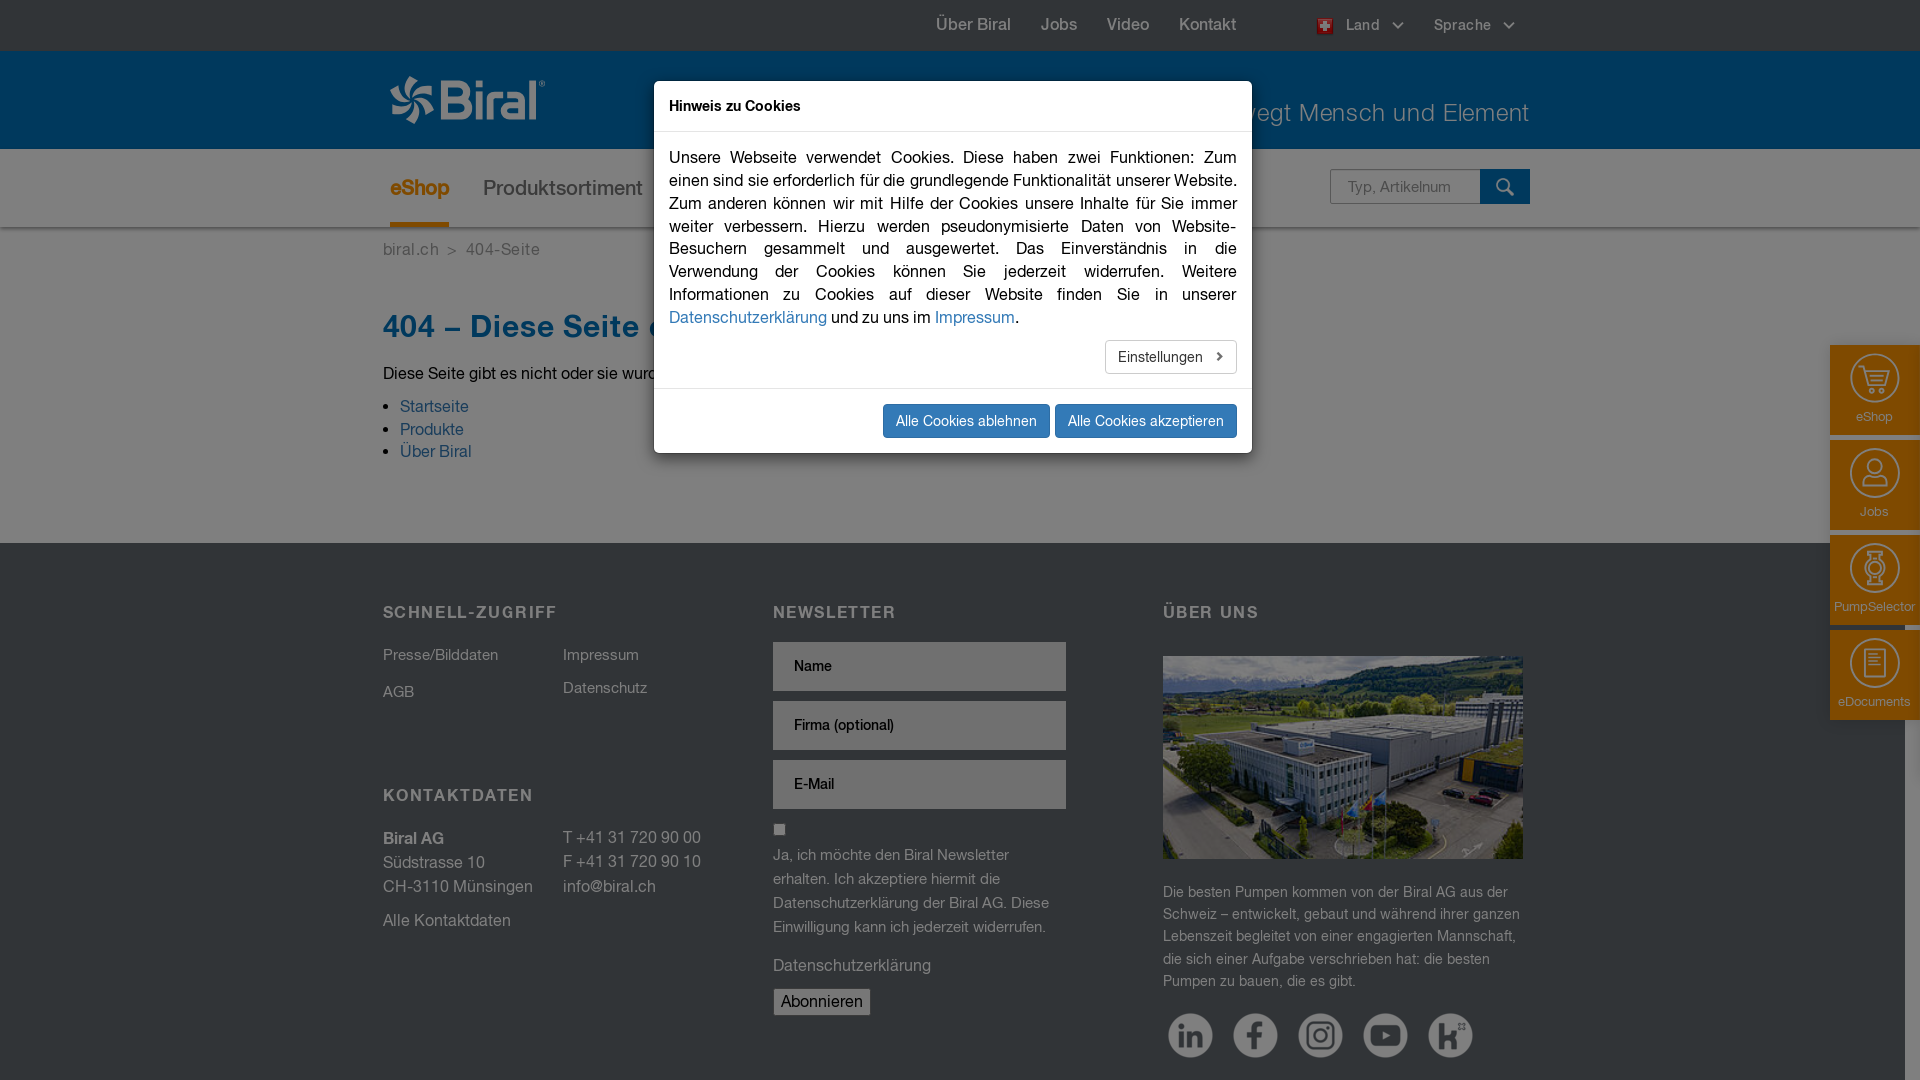 The width and height of the screenshot is (1920, 1080). Describe the element at coordinates (397, 690) in the screenshot. I see `'AGB'` at that location.